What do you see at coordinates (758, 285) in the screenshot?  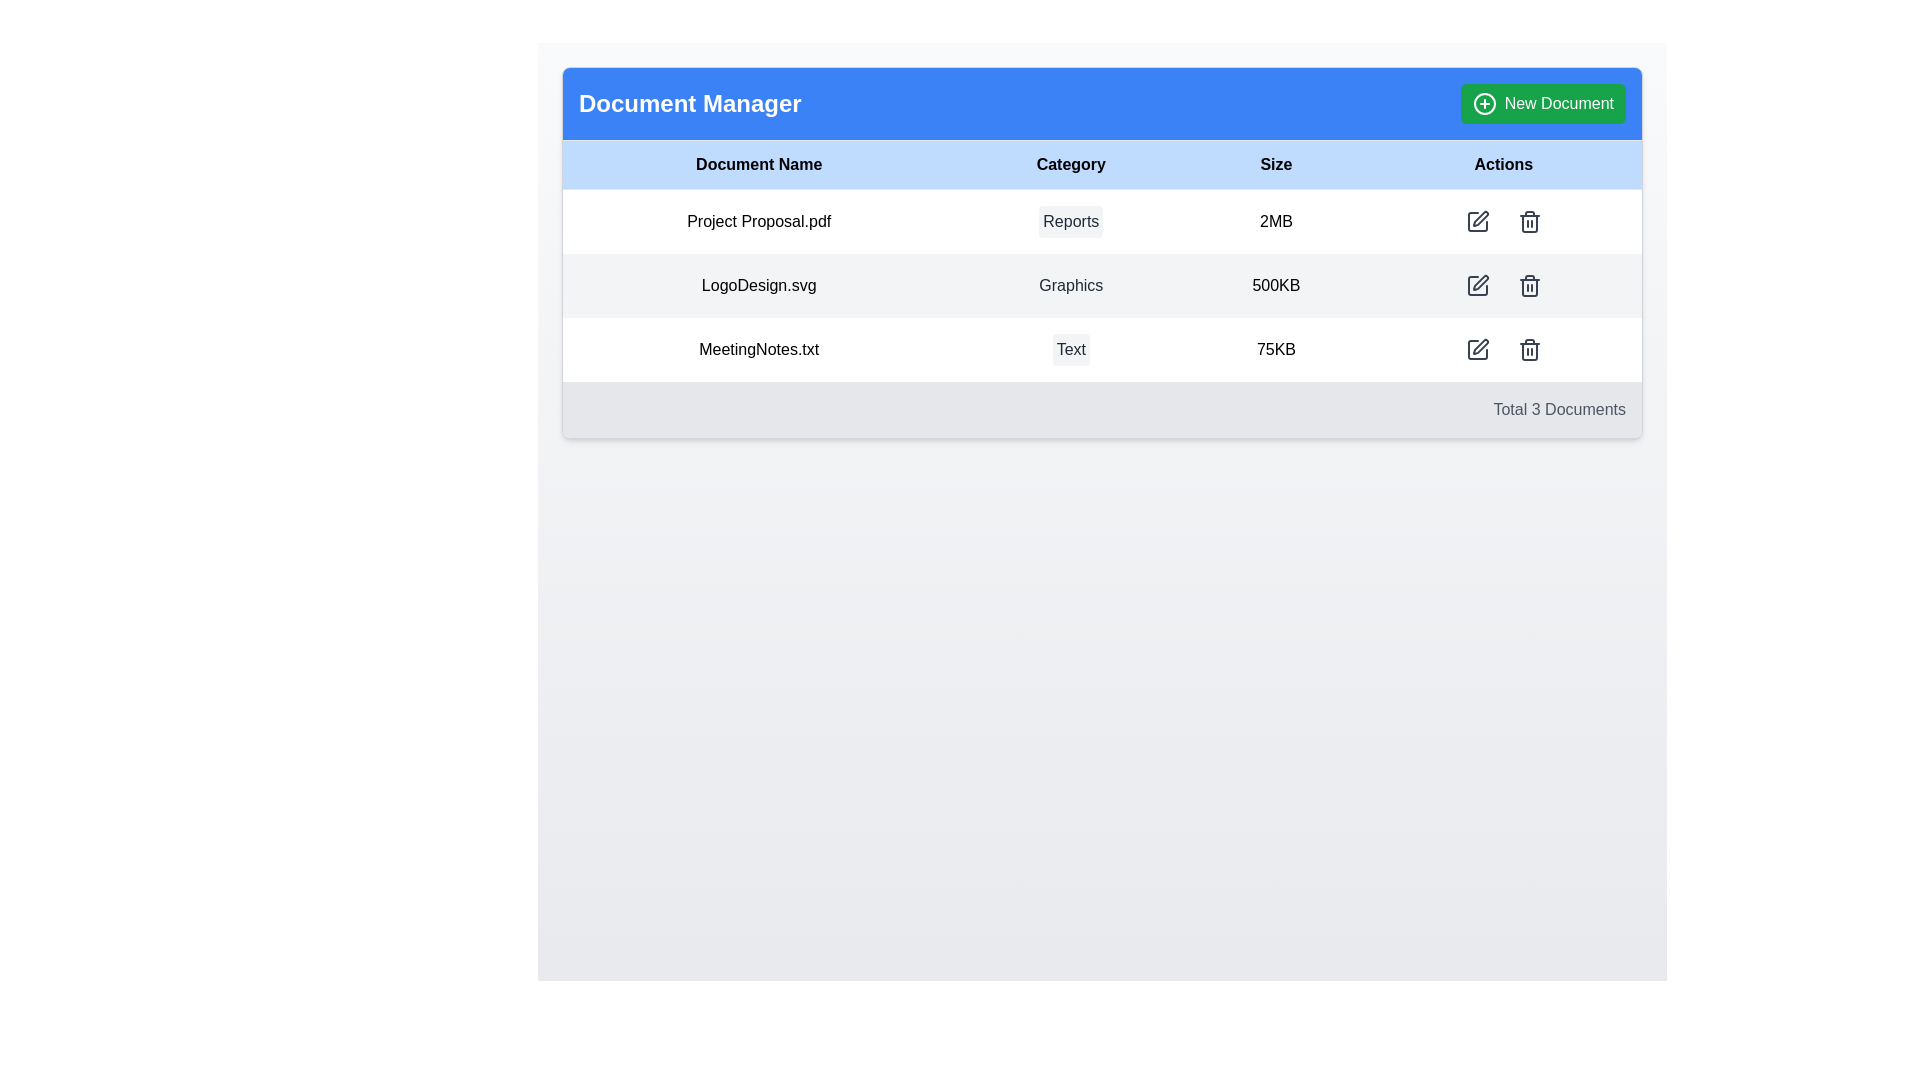 I see `the text label displaying 'LogoDesign.svg' which is centrally aligned in the 'Document Name' column of the table` at bounding box center [758, 285].